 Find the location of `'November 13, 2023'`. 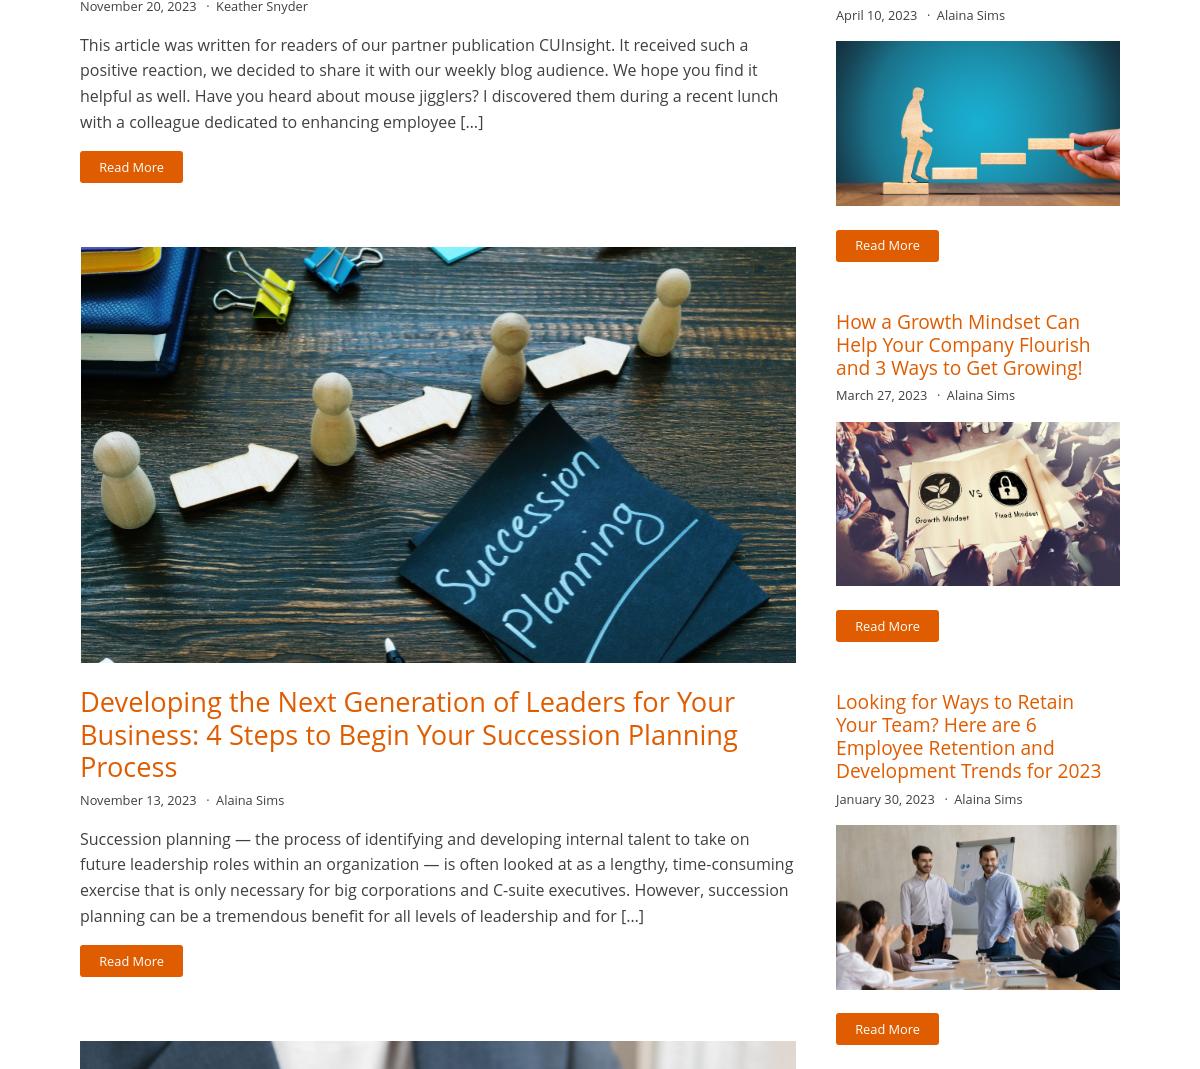

'November 13, 2023' is located at coordinates (139, 800).